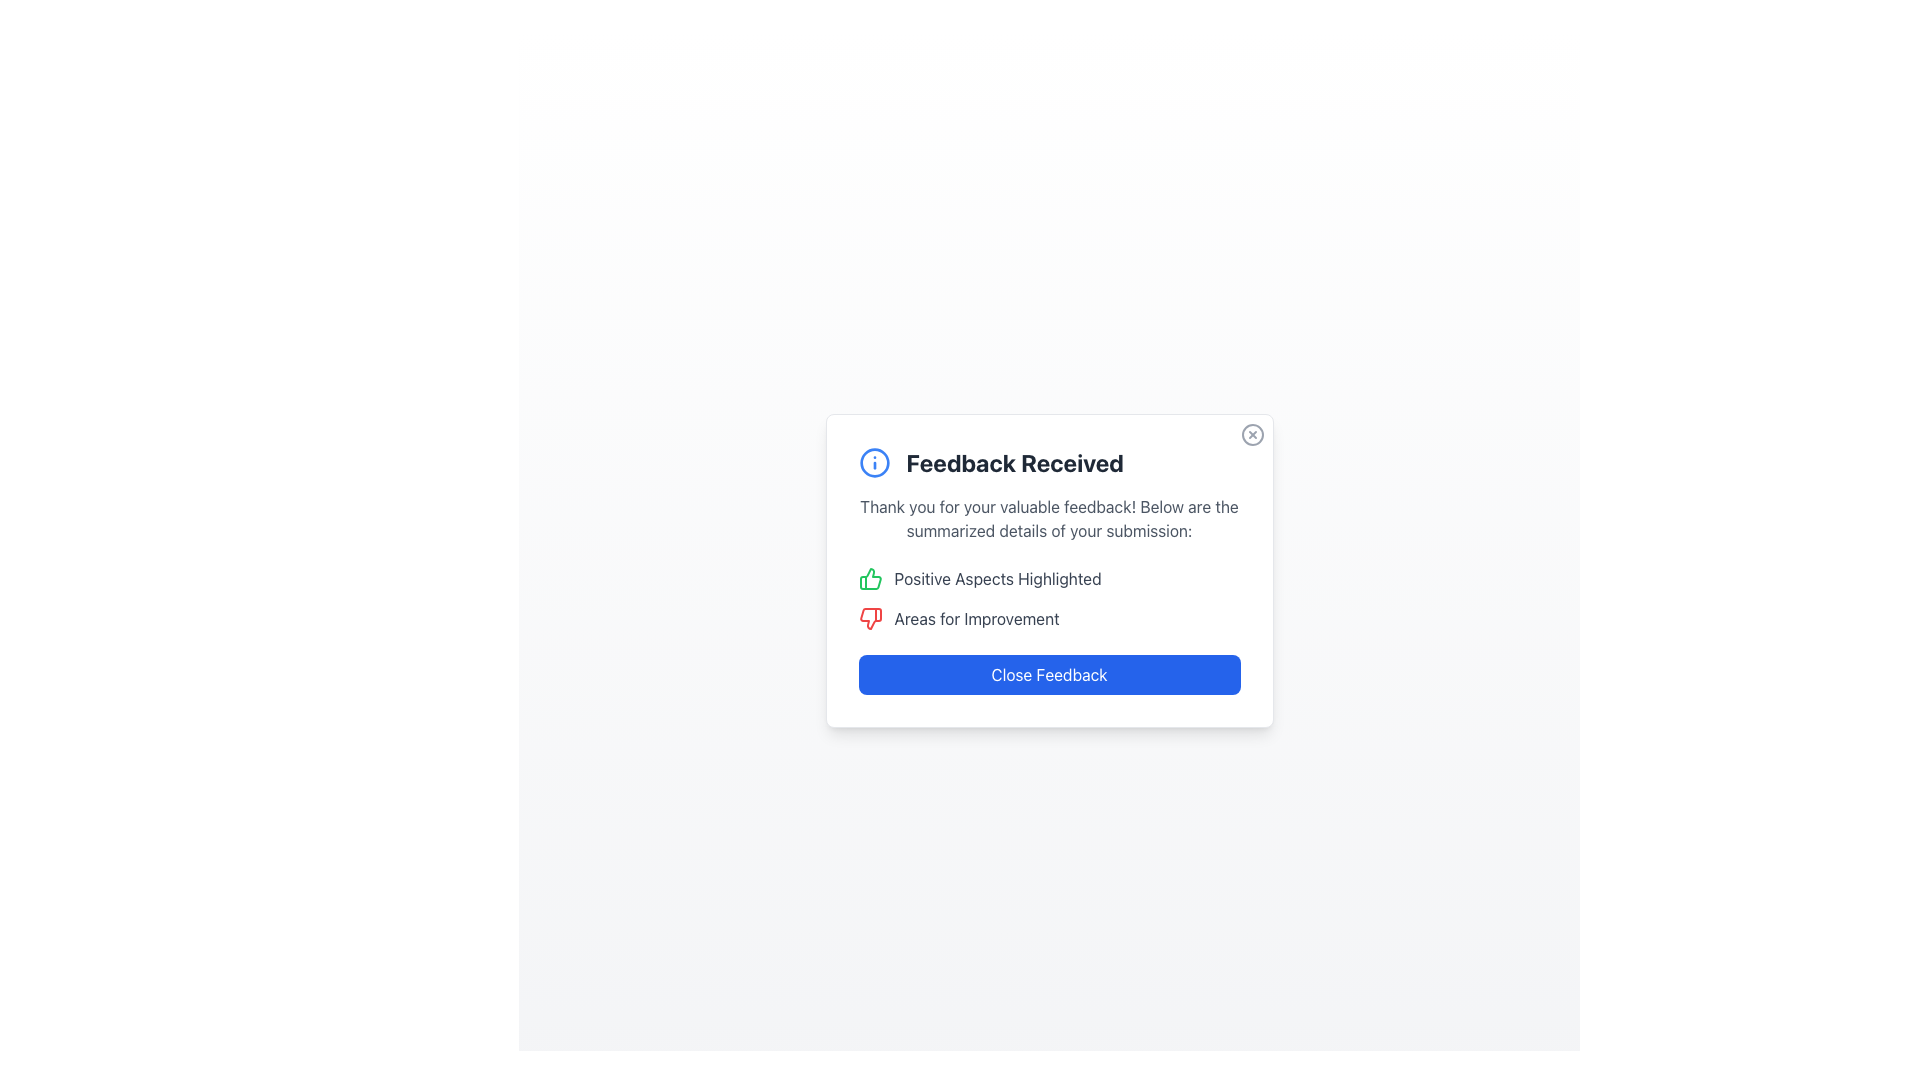 This screenshot has width=1920, height=1080. Describe the element at coordinates (870, 617) in the screenshot. I see `the negative points icon positioned to the left of the 'Areas for Improvement' text in the feedback window` at that location.